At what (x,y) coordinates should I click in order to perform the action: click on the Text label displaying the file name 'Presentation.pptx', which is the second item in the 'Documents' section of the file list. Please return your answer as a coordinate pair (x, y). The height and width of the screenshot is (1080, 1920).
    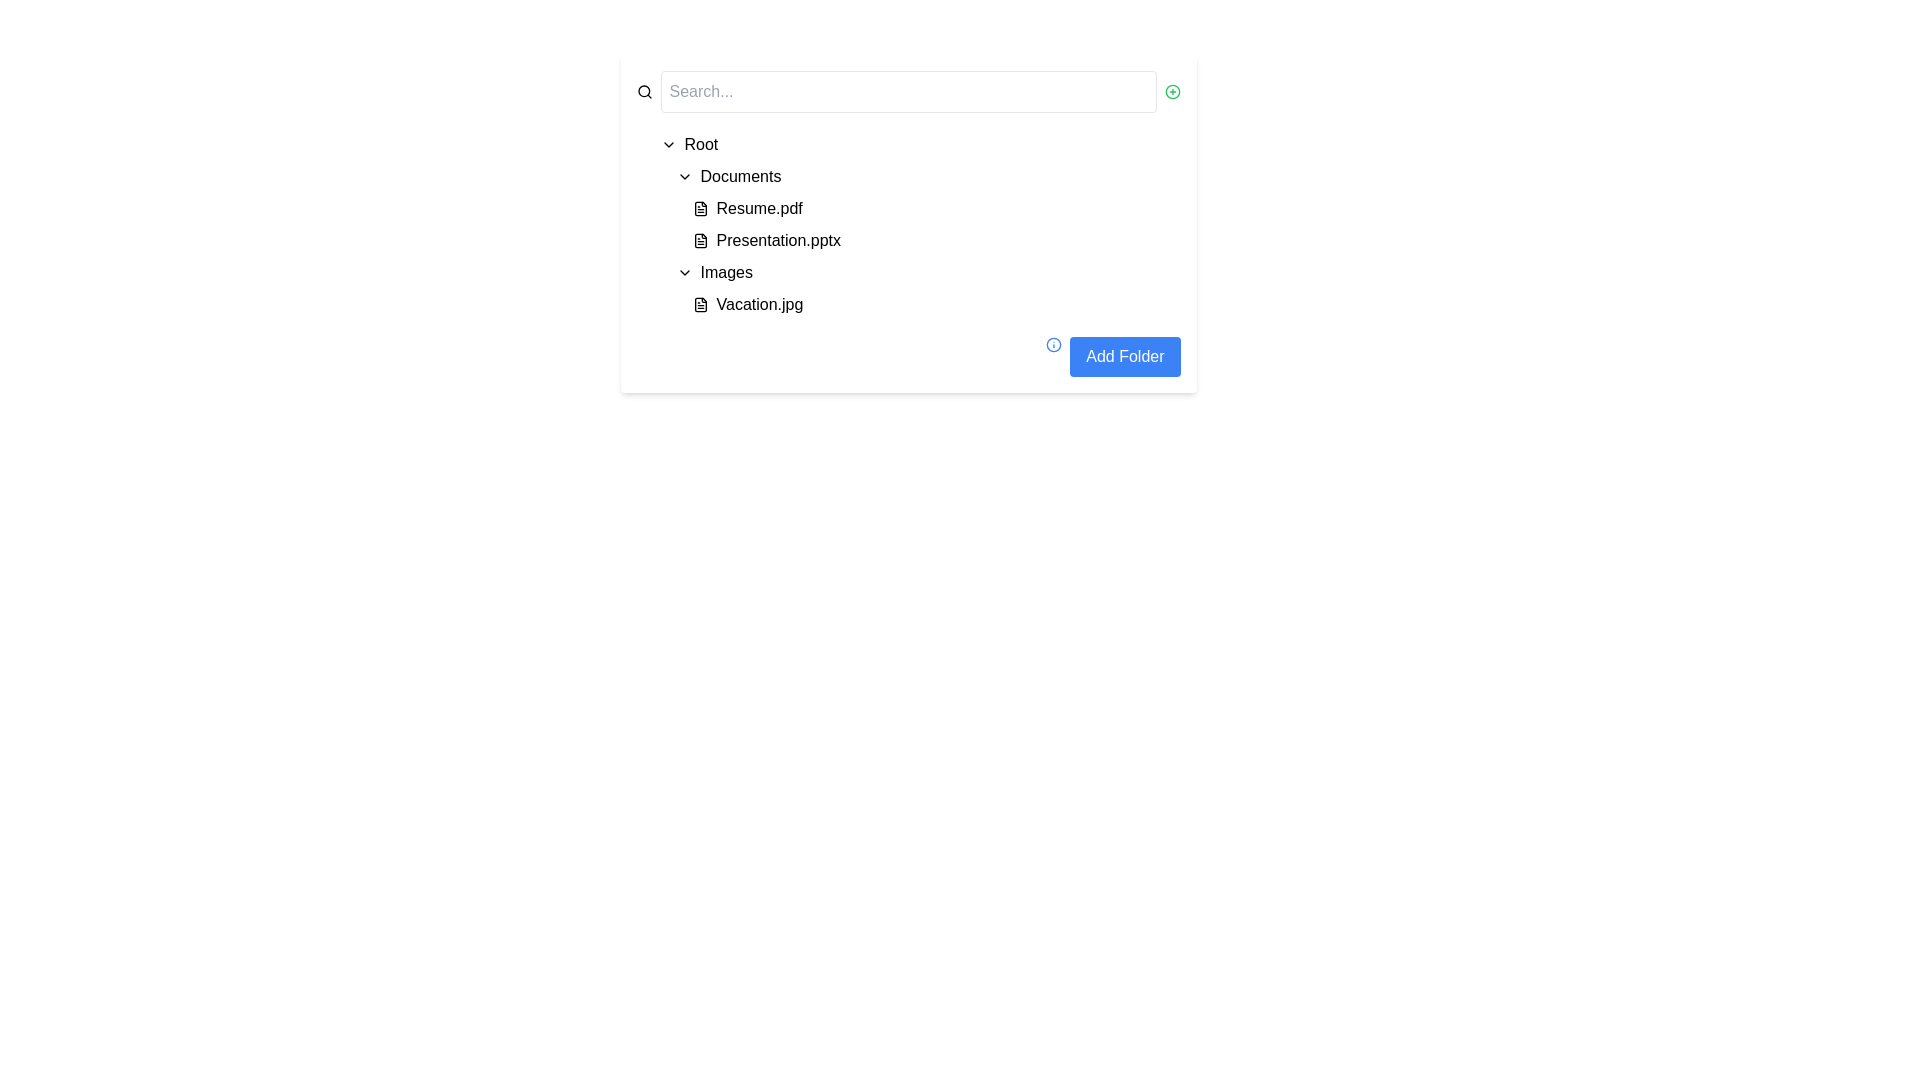
    Looking at the image, I should click on (777, 239).